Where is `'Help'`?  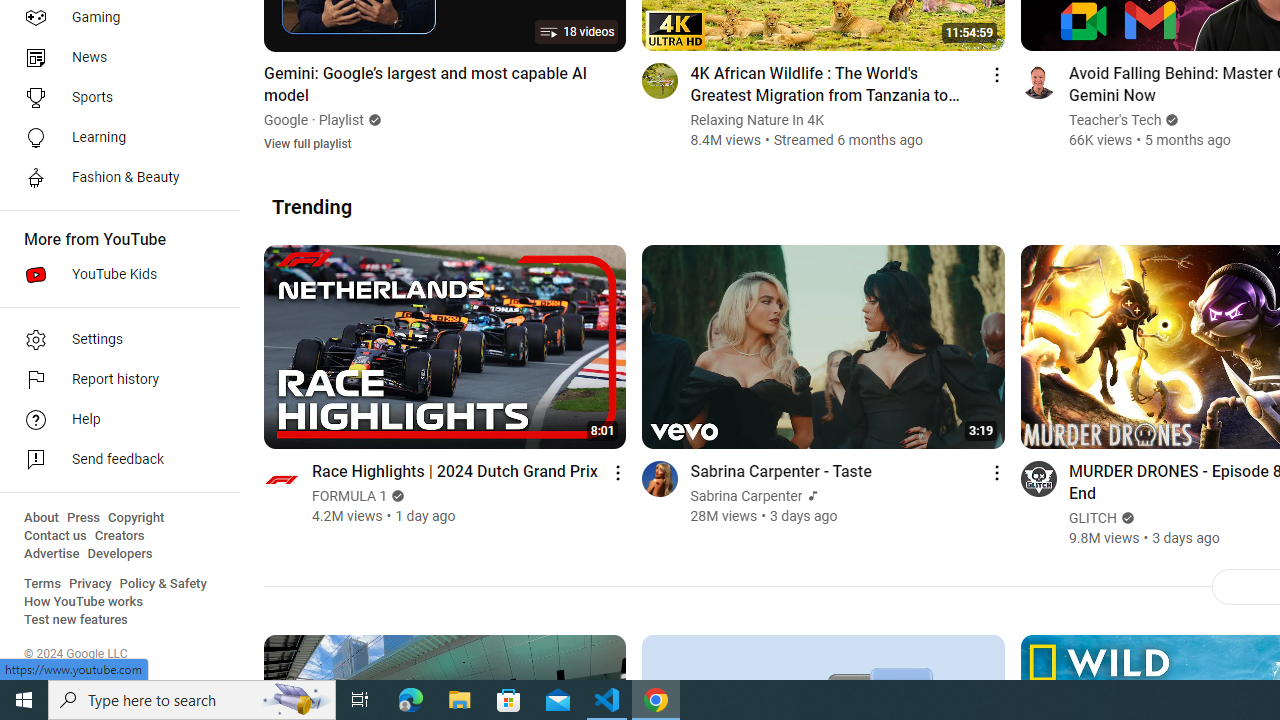
'Help' is located at coordinates (112, 419).